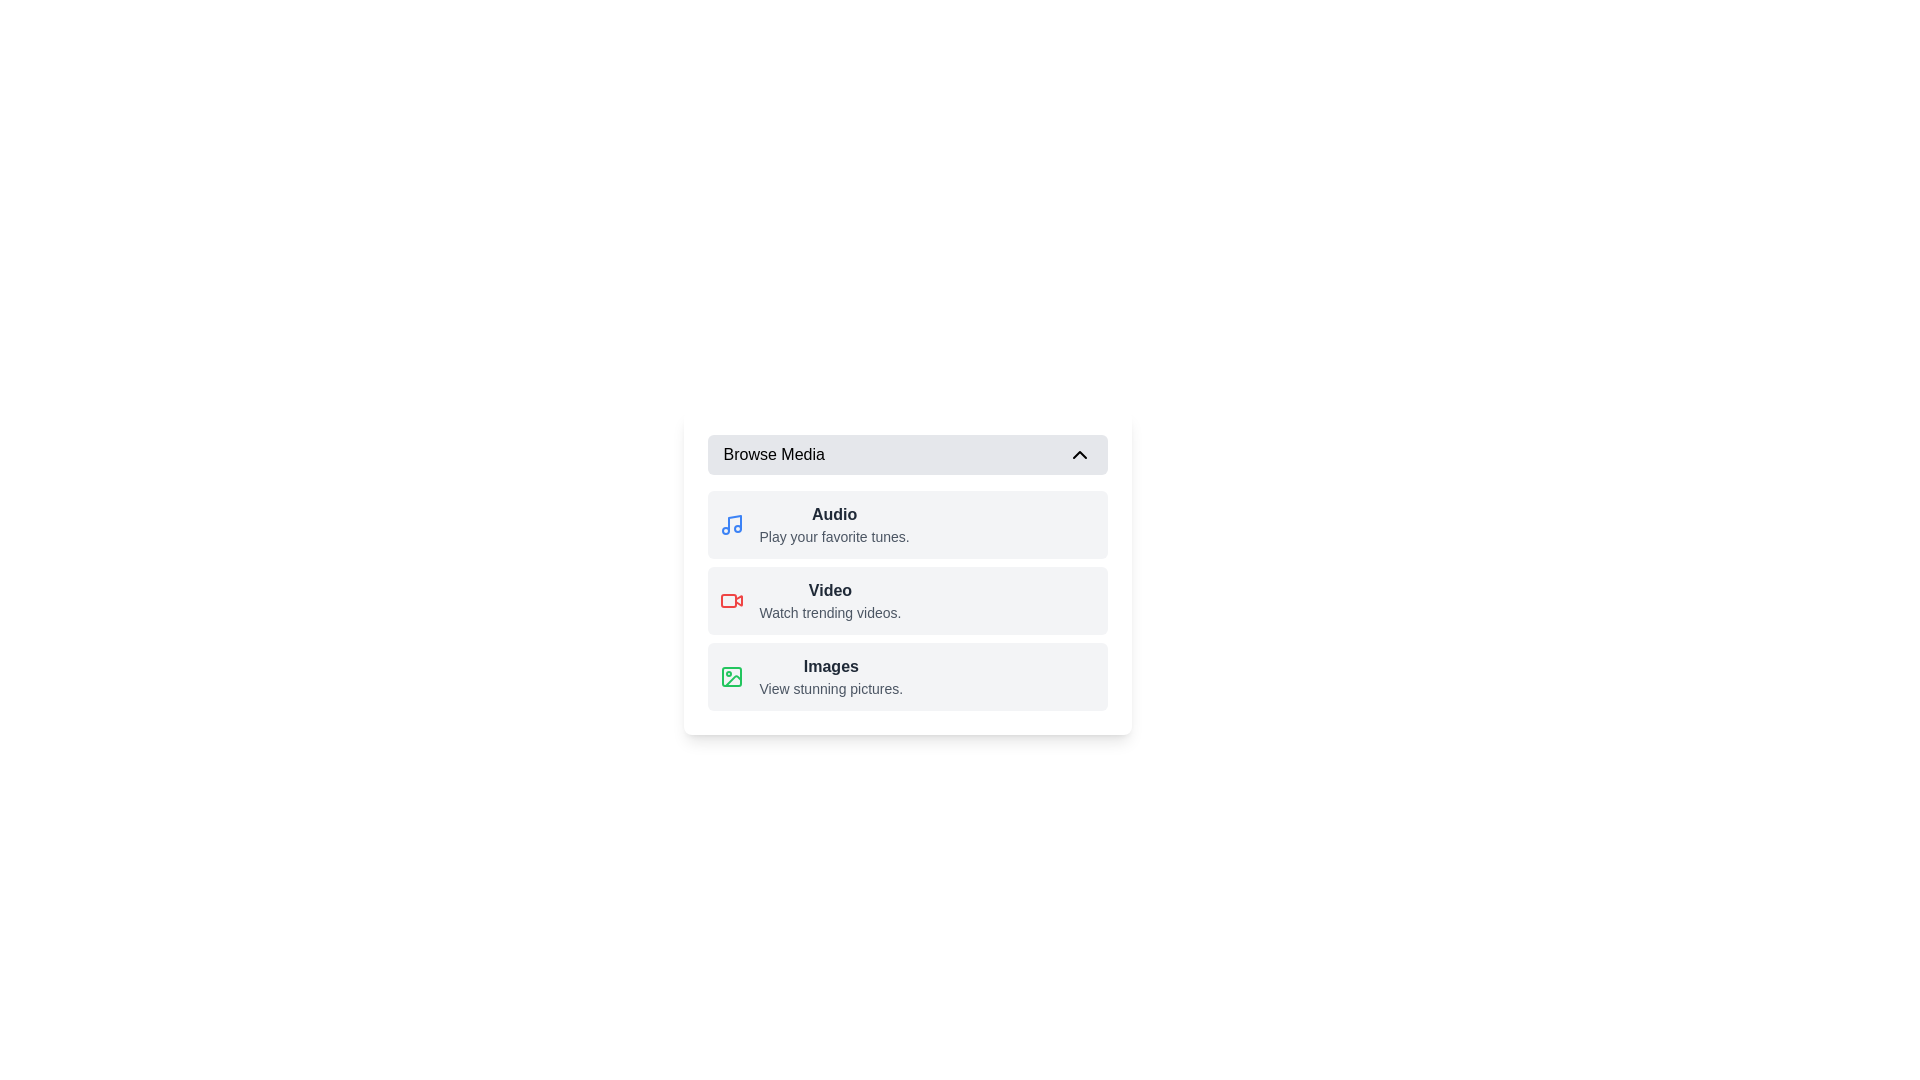  I want to click on the second list item labeled 'Video - Watch trending videos.' located within the 'Browse Media' section, so click(906, 600).